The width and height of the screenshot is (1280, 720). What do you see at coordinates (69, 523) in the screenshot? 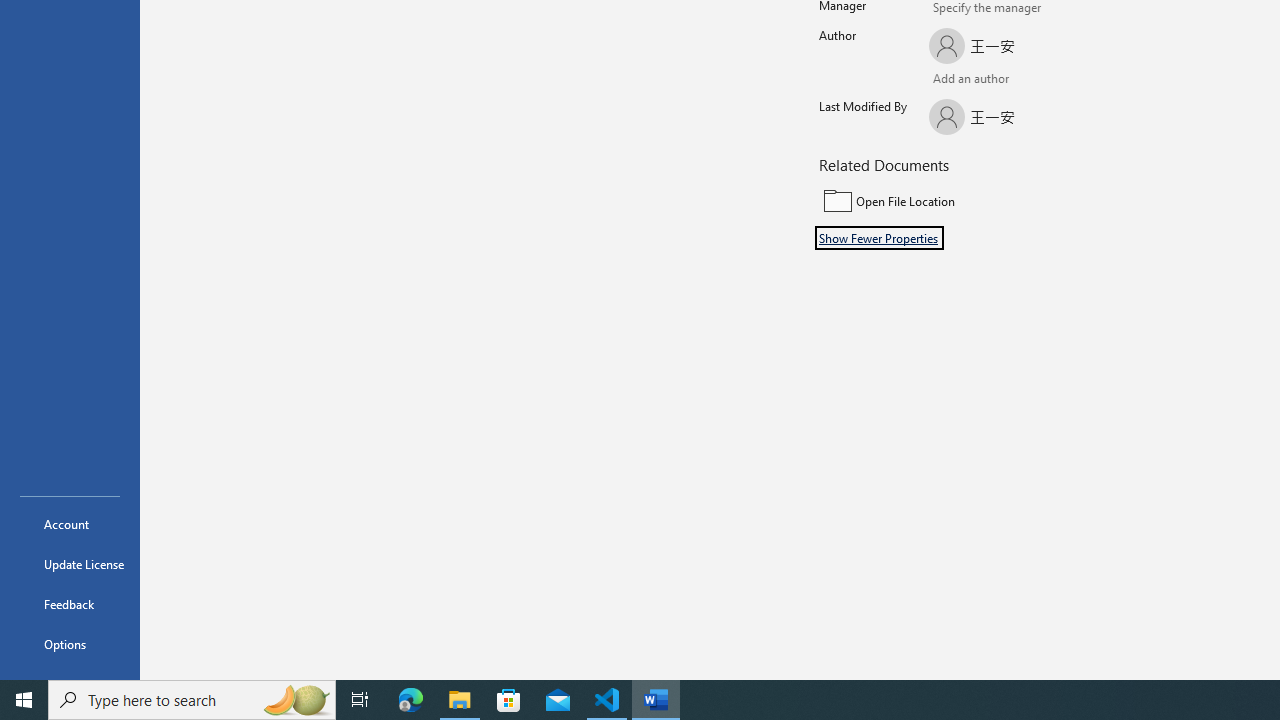
I see `'Account'` at bounding box center [69, 523].